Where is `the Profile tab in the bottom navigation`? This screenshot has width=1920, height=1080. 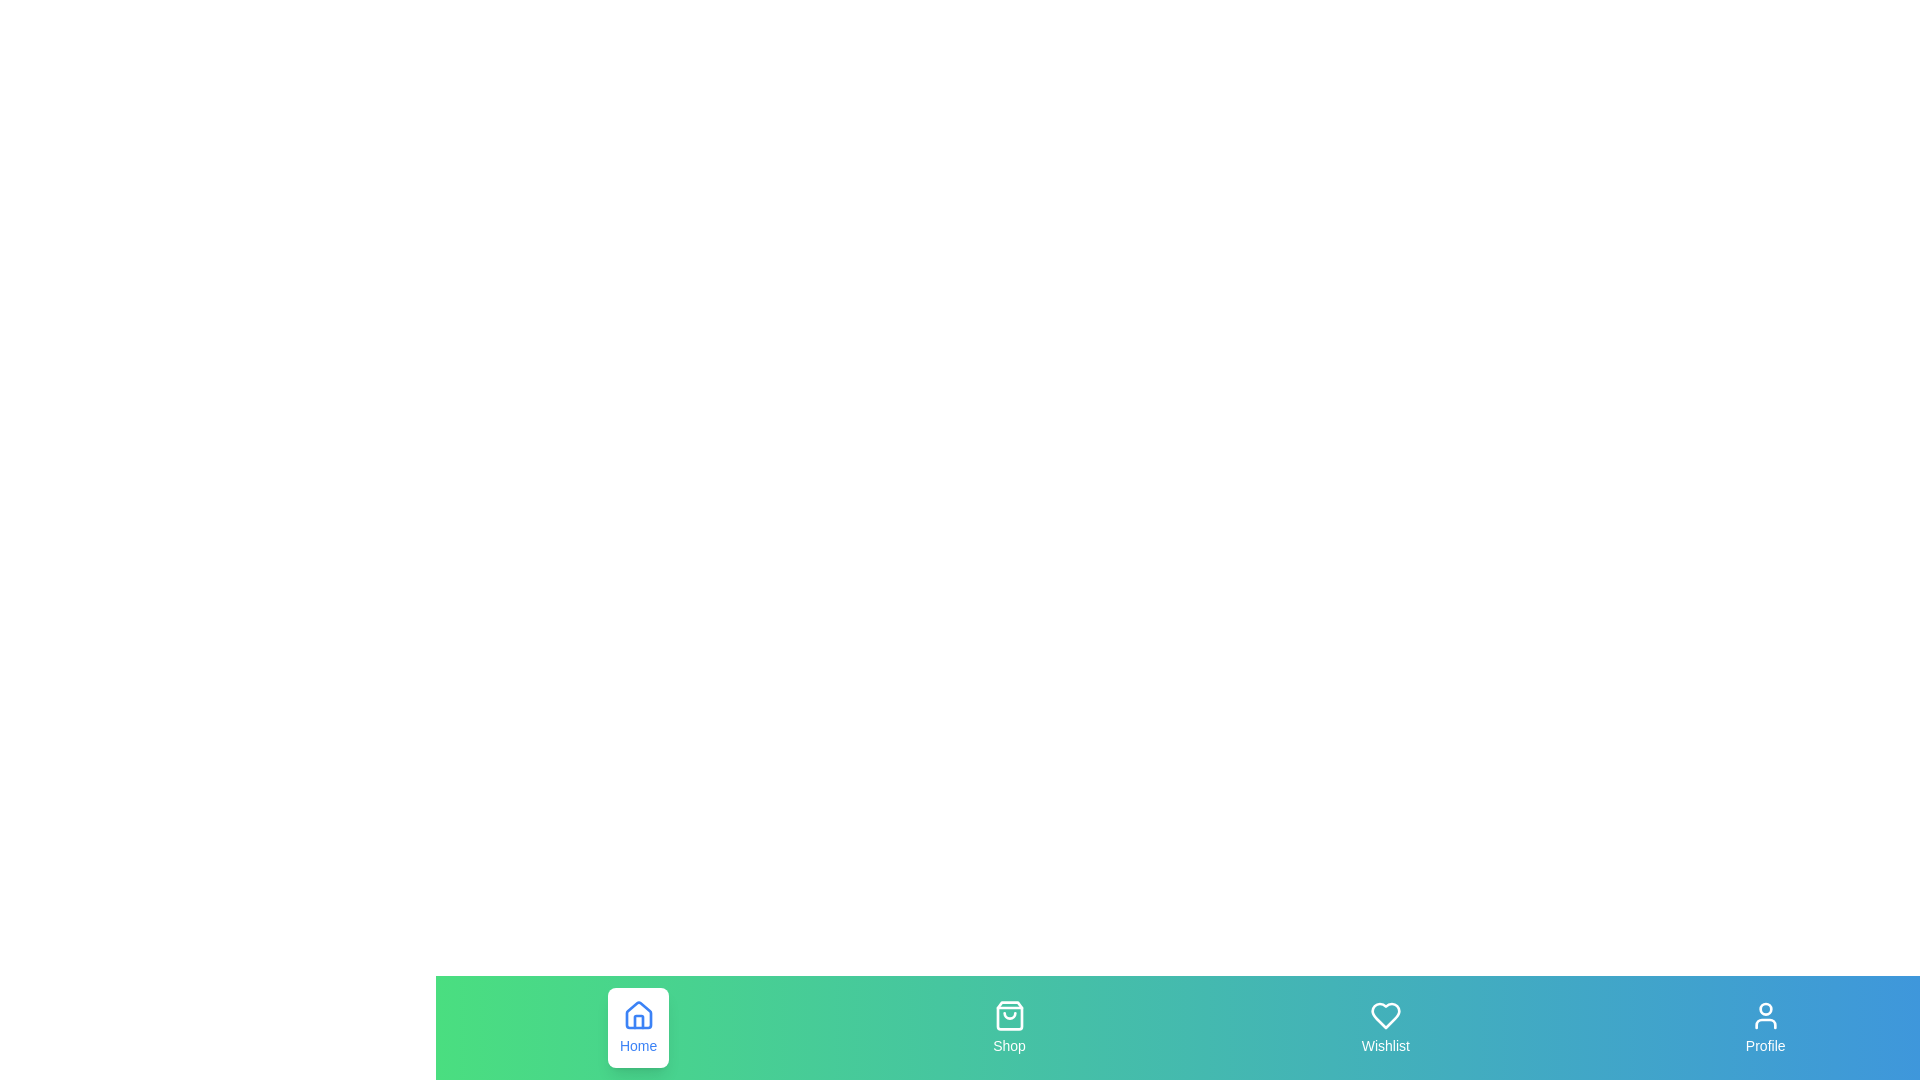 the Profile tab in the bottom navigation is located at coordinates (1765, 1028).